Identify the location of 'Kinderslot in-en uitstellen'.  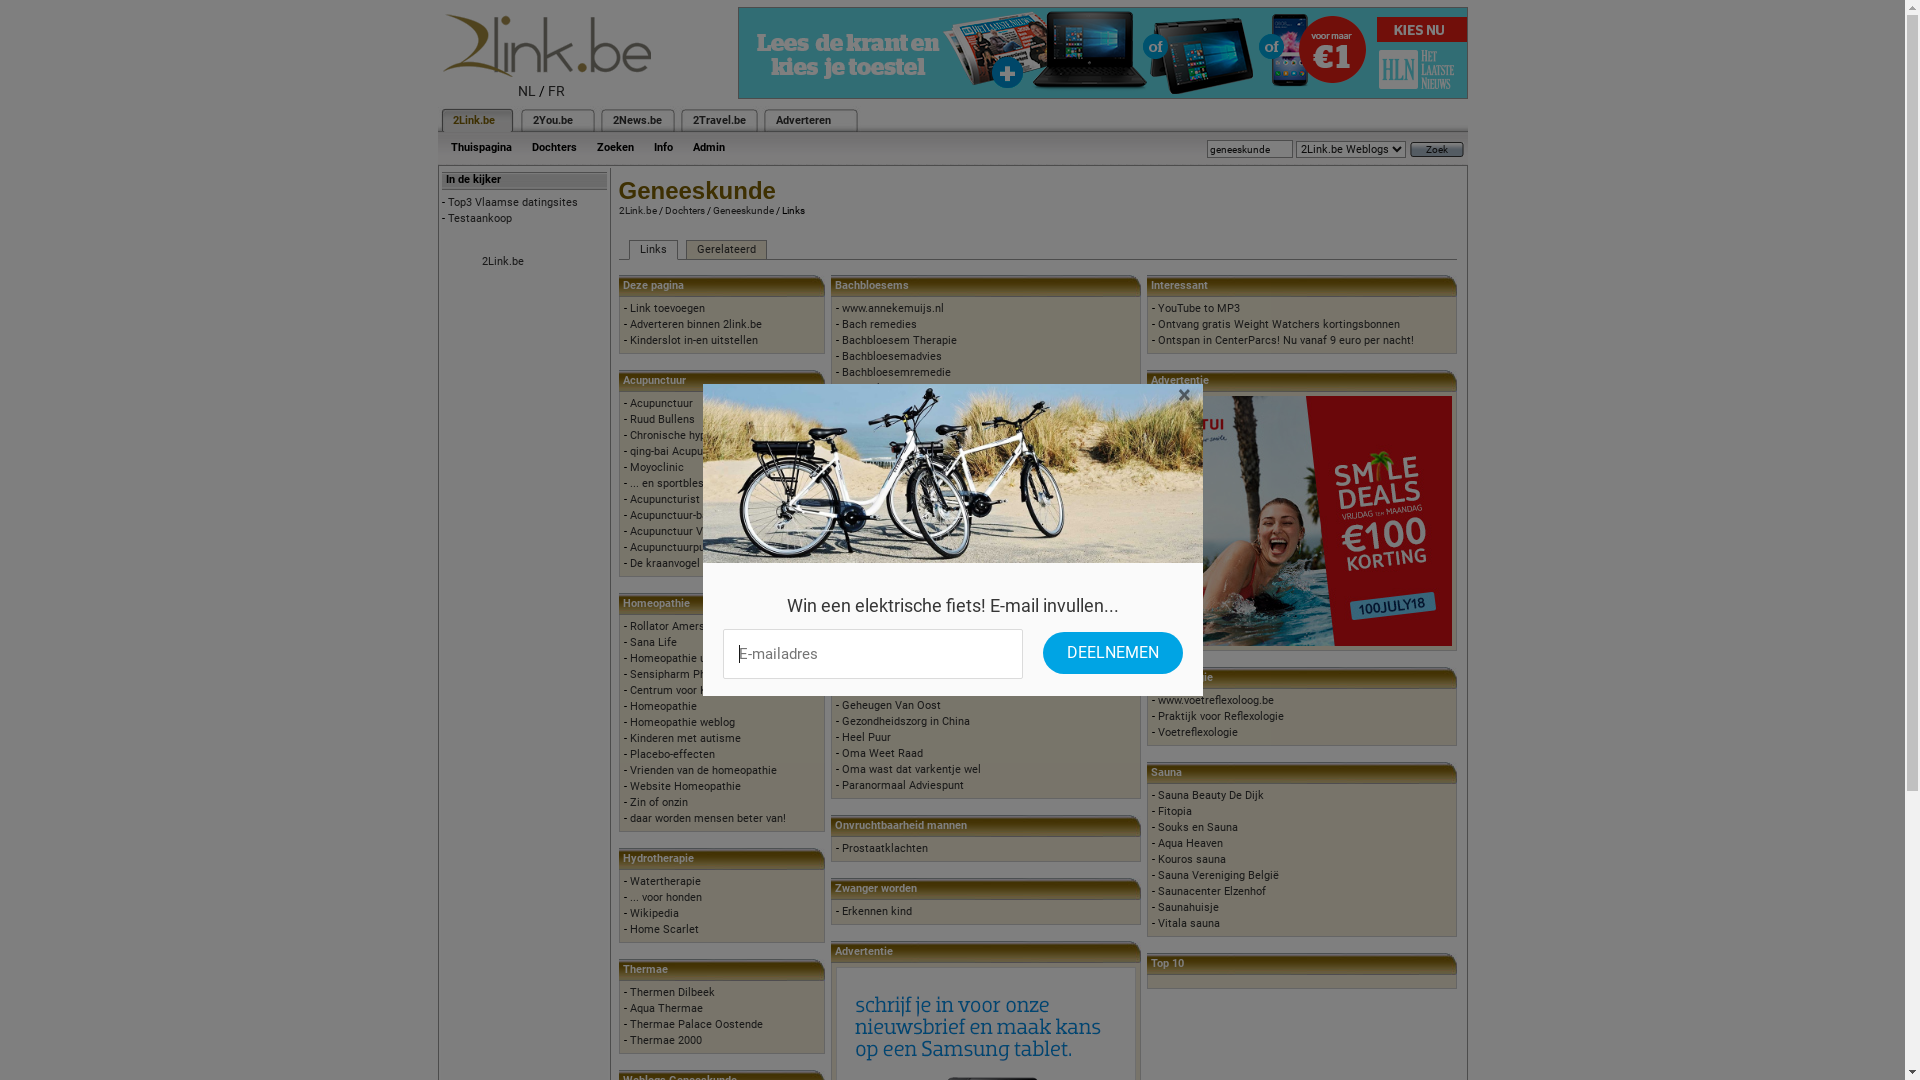
(694, 339).